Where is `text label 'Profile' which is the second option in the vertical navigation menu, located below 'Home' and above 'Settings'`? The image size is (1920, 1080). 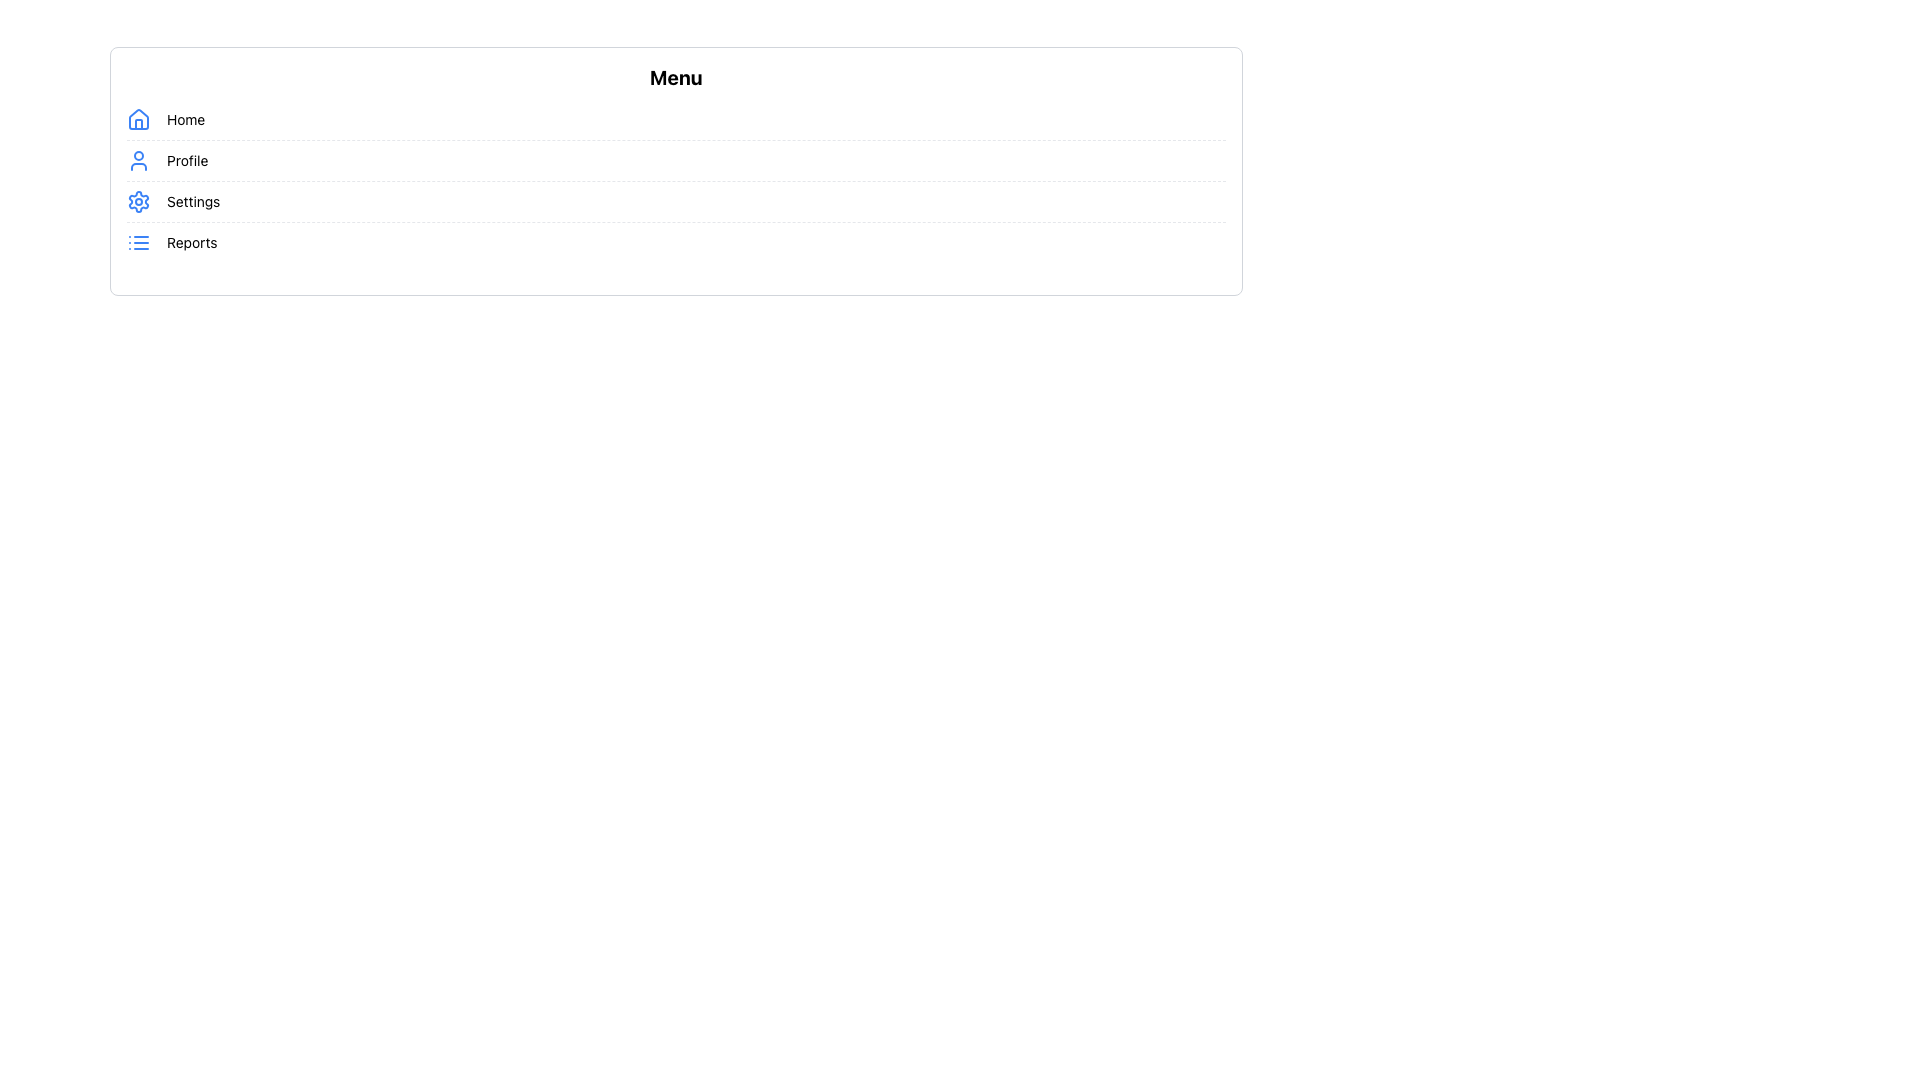 text label 'Profile' which is the second option in the vertical navigation menu, located below 'Home' and above 'Settings' is located at coordinates (187, 160).